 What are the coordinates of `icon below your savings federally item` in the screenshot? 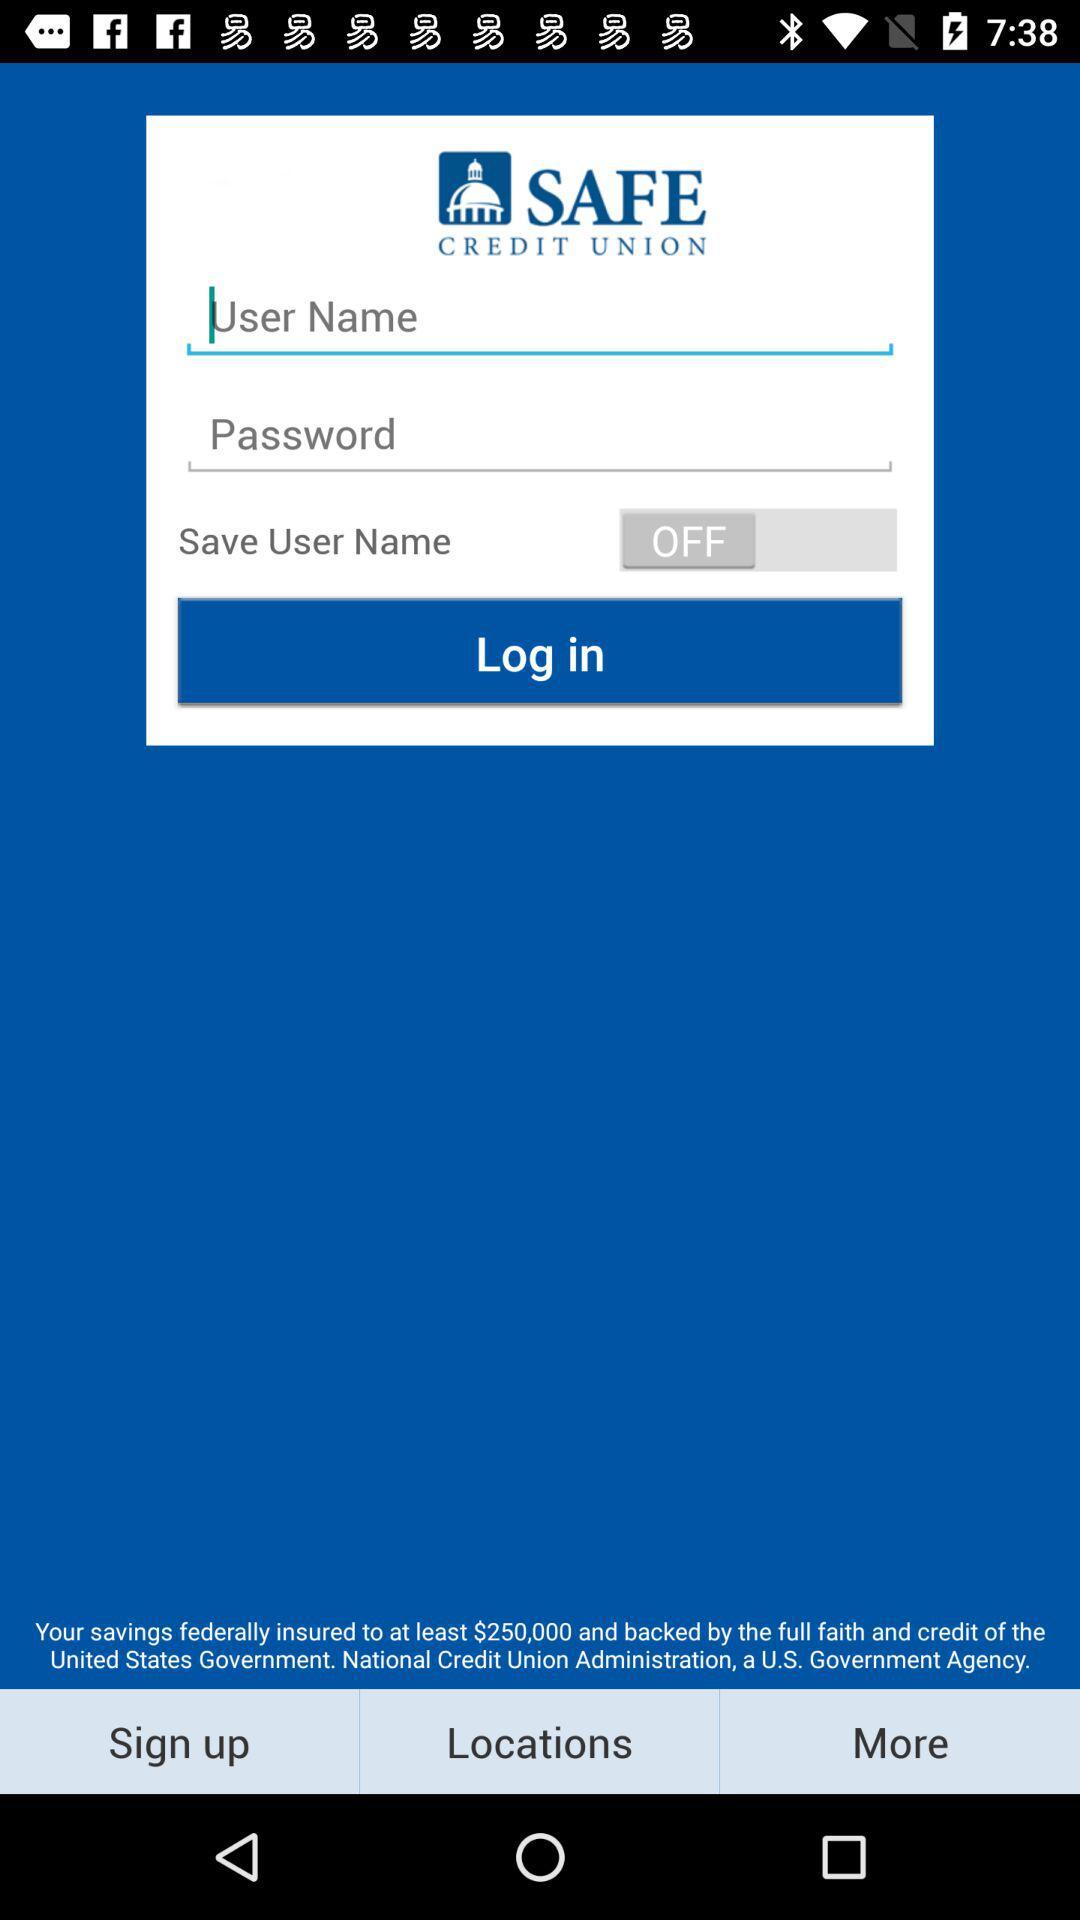 It's located at (538, 1740).